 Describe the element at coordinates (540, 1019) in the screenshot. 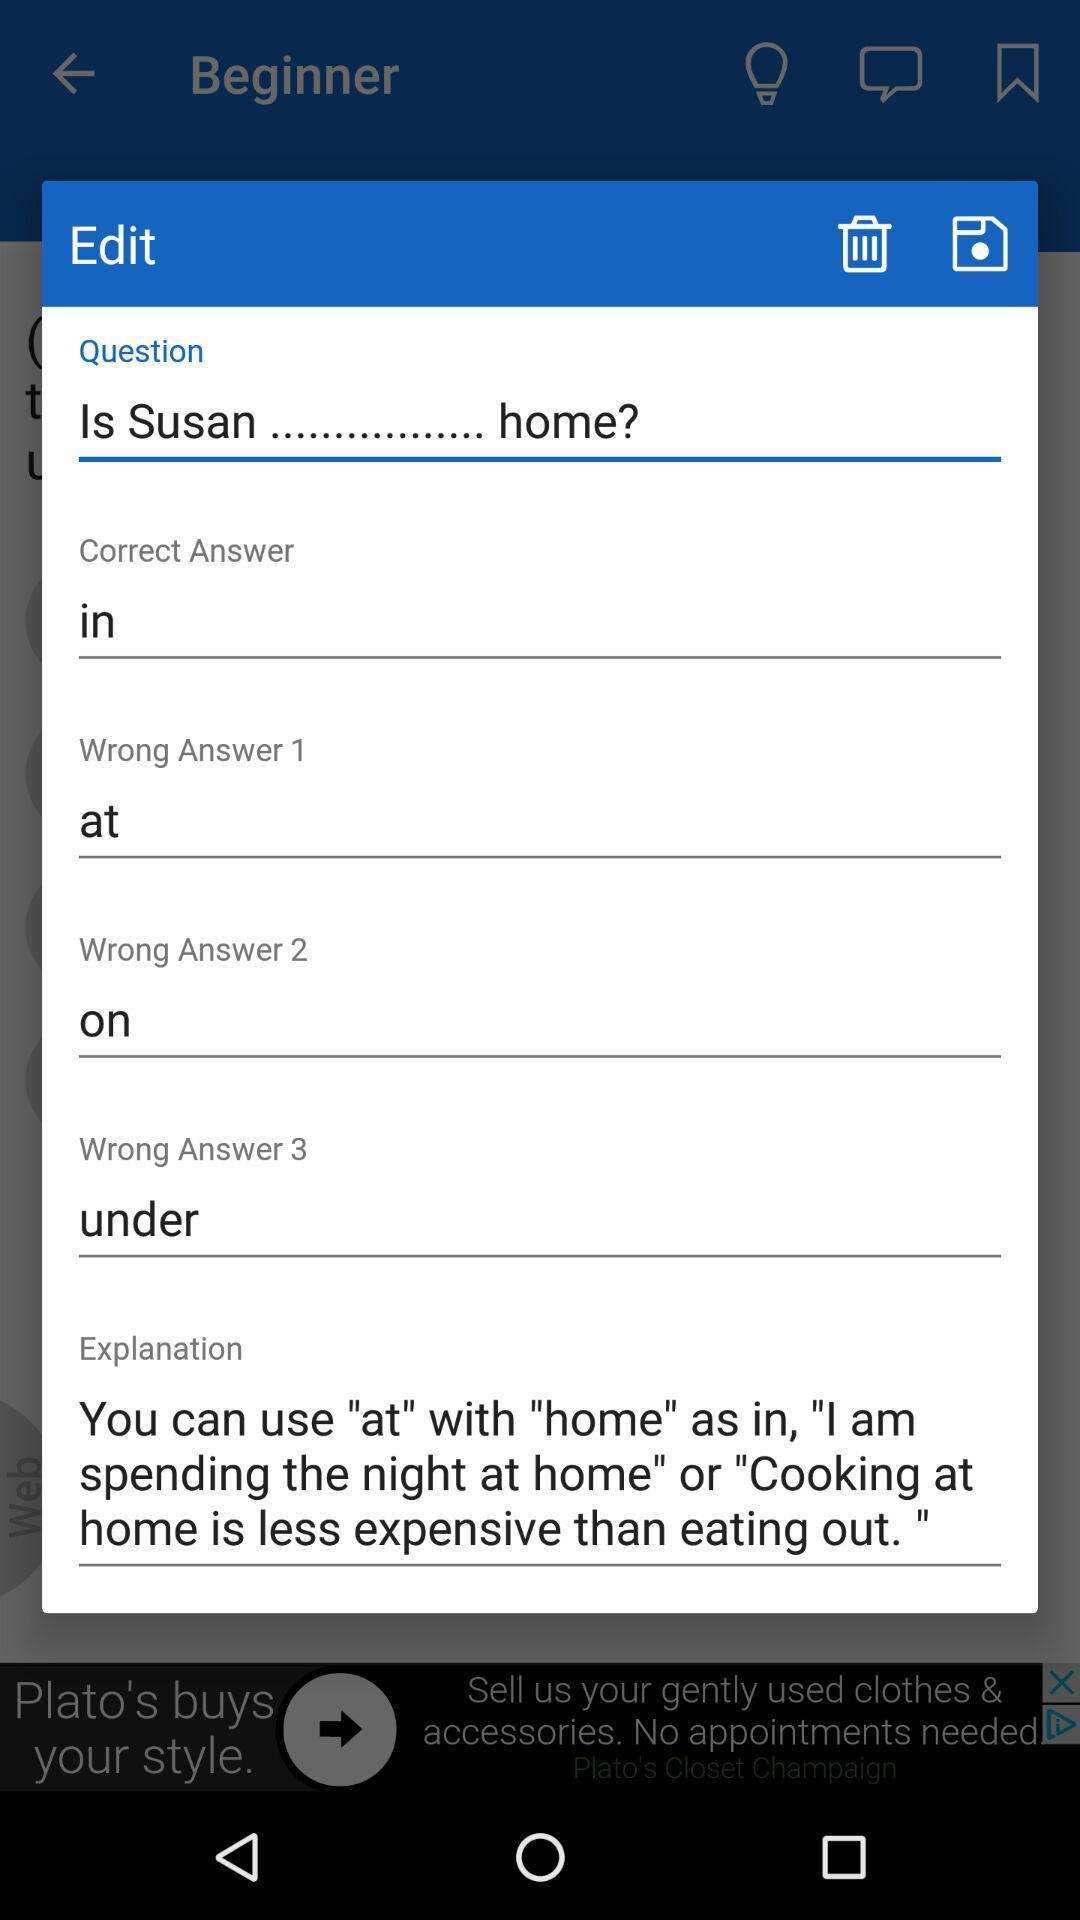

I see `the on item` at that location.